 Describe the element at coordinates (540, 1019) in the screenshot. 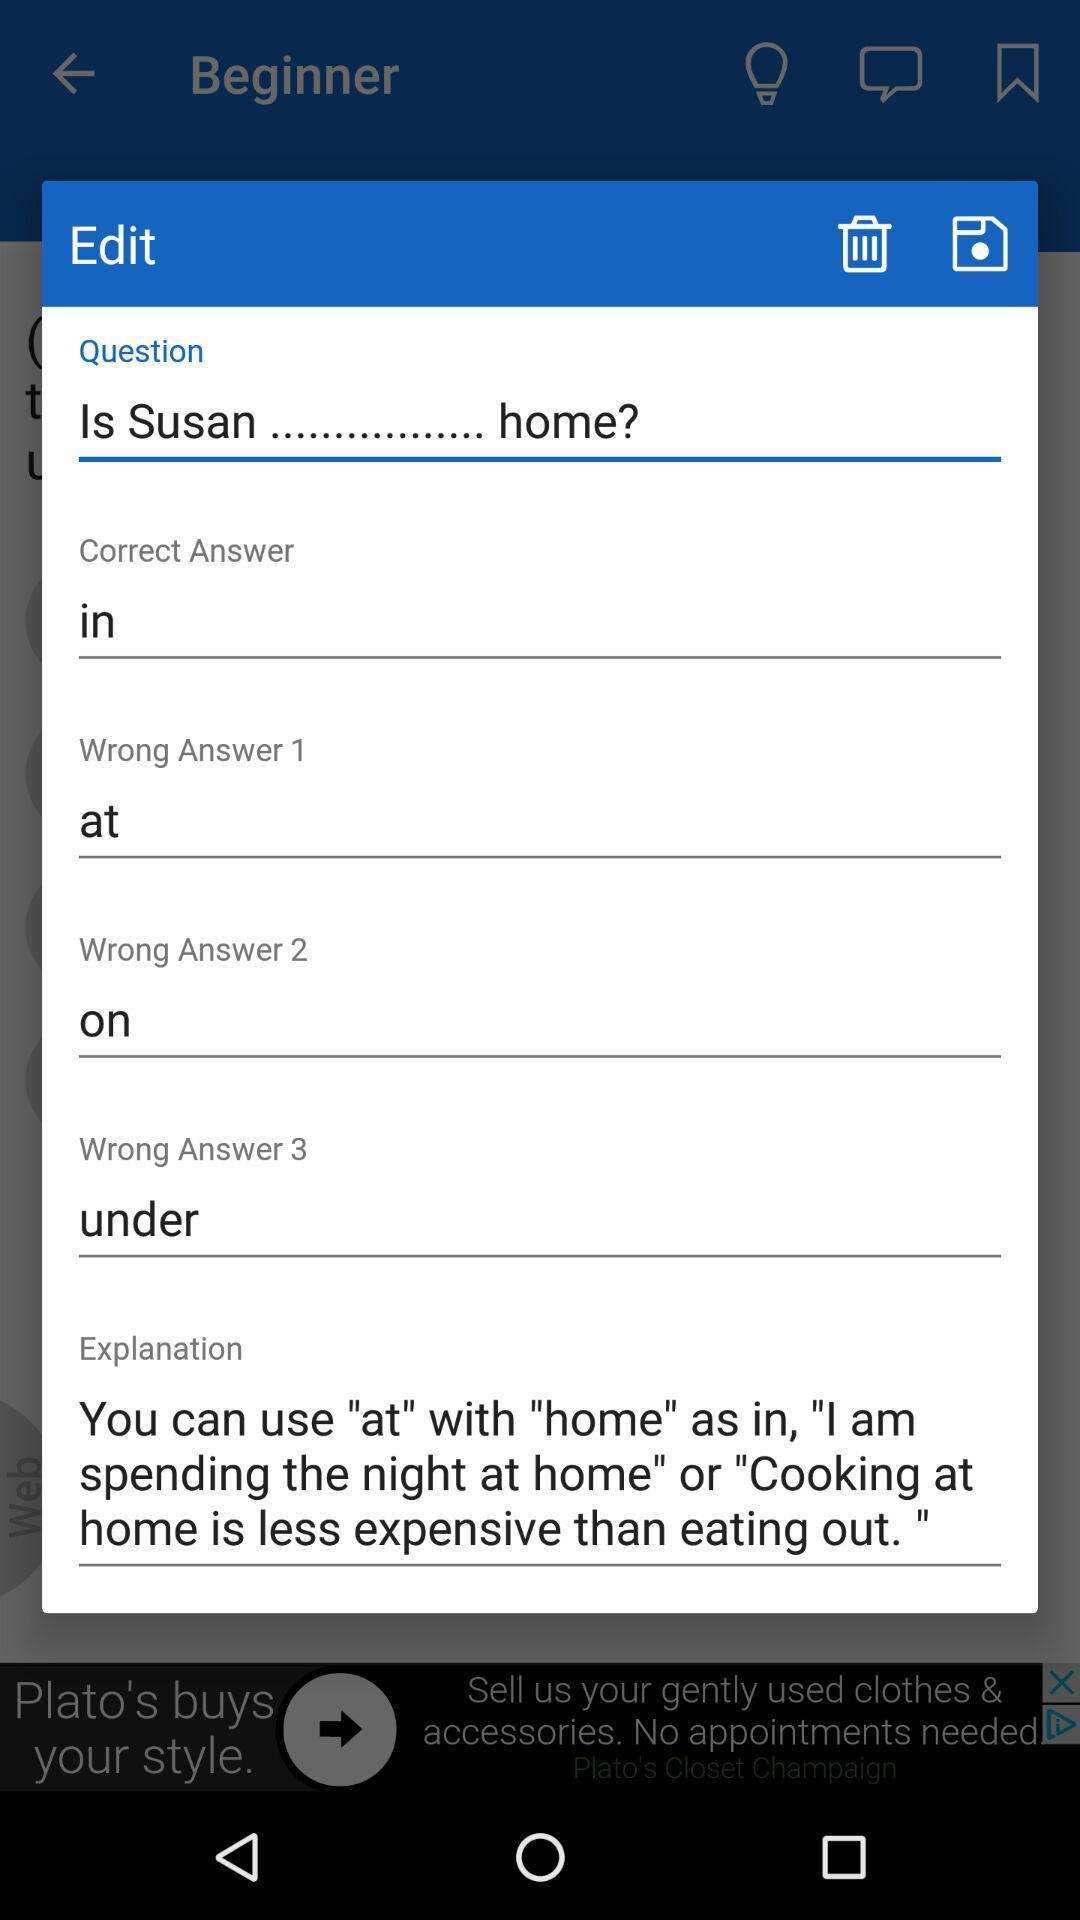

I see `the on item` at that location.